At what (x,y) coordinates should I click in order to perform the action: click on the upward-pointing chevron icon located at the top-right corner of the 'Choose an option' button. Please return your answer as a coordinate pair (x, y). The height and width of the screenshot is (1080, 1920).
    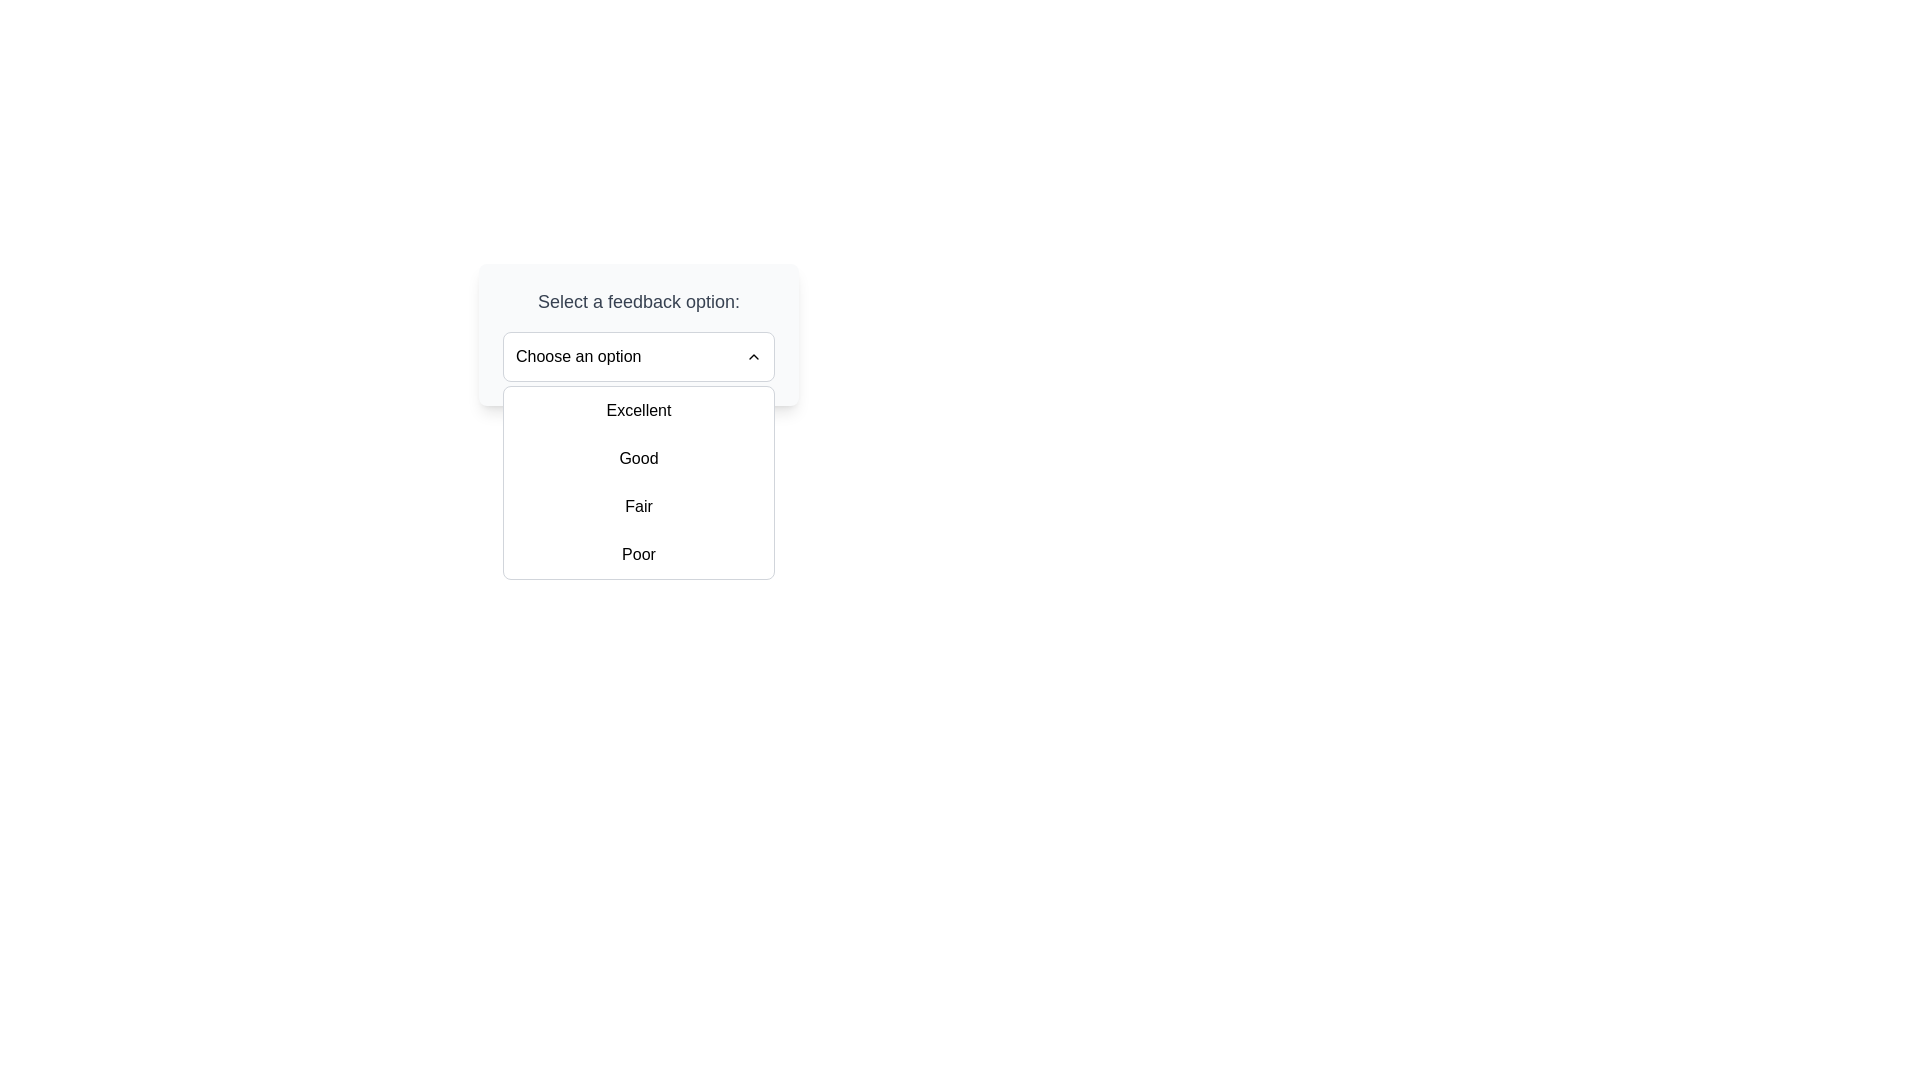
    Looking at the image, I should click on (752, 356).